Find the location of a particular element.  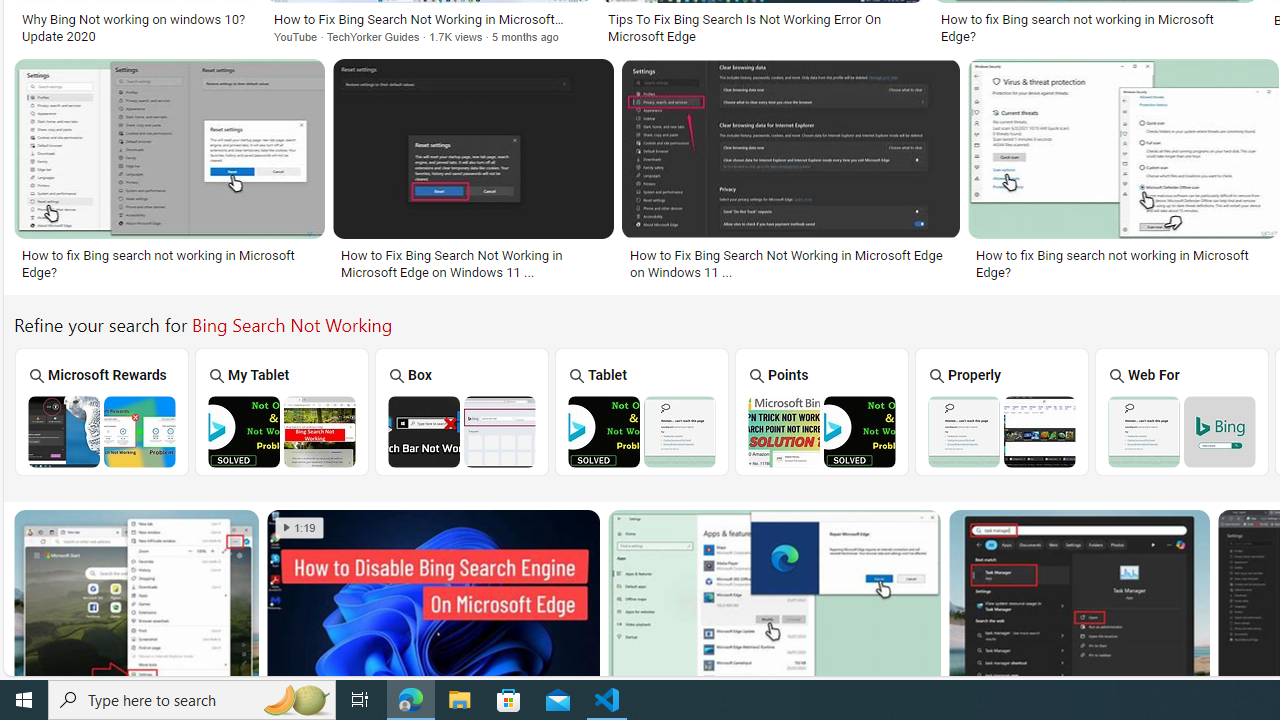

'Bing Tablet Search Not Working' is located at coordinates (641, 430).